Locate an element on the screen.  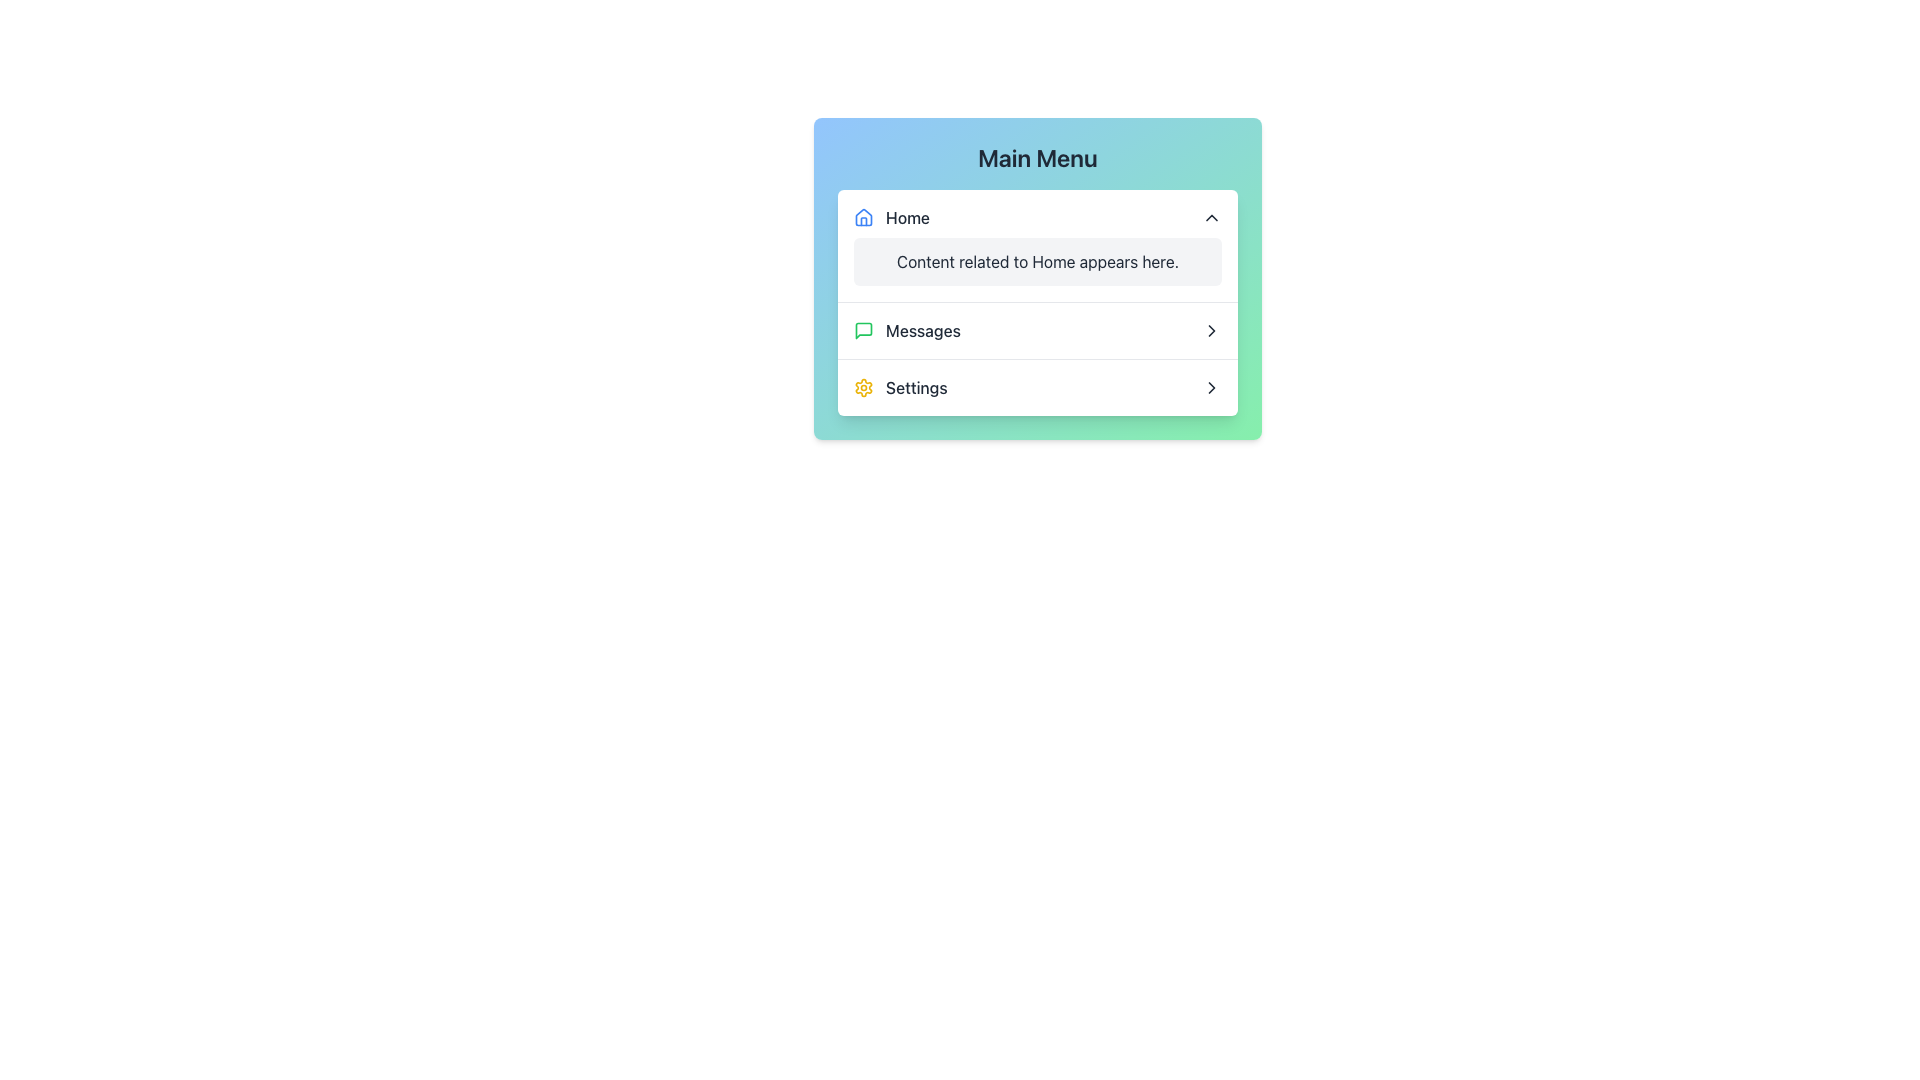
the Text Label that describes the associated button or section represented by the house icon, which indicates the 'Home' section is located at coordinates (906, 218).